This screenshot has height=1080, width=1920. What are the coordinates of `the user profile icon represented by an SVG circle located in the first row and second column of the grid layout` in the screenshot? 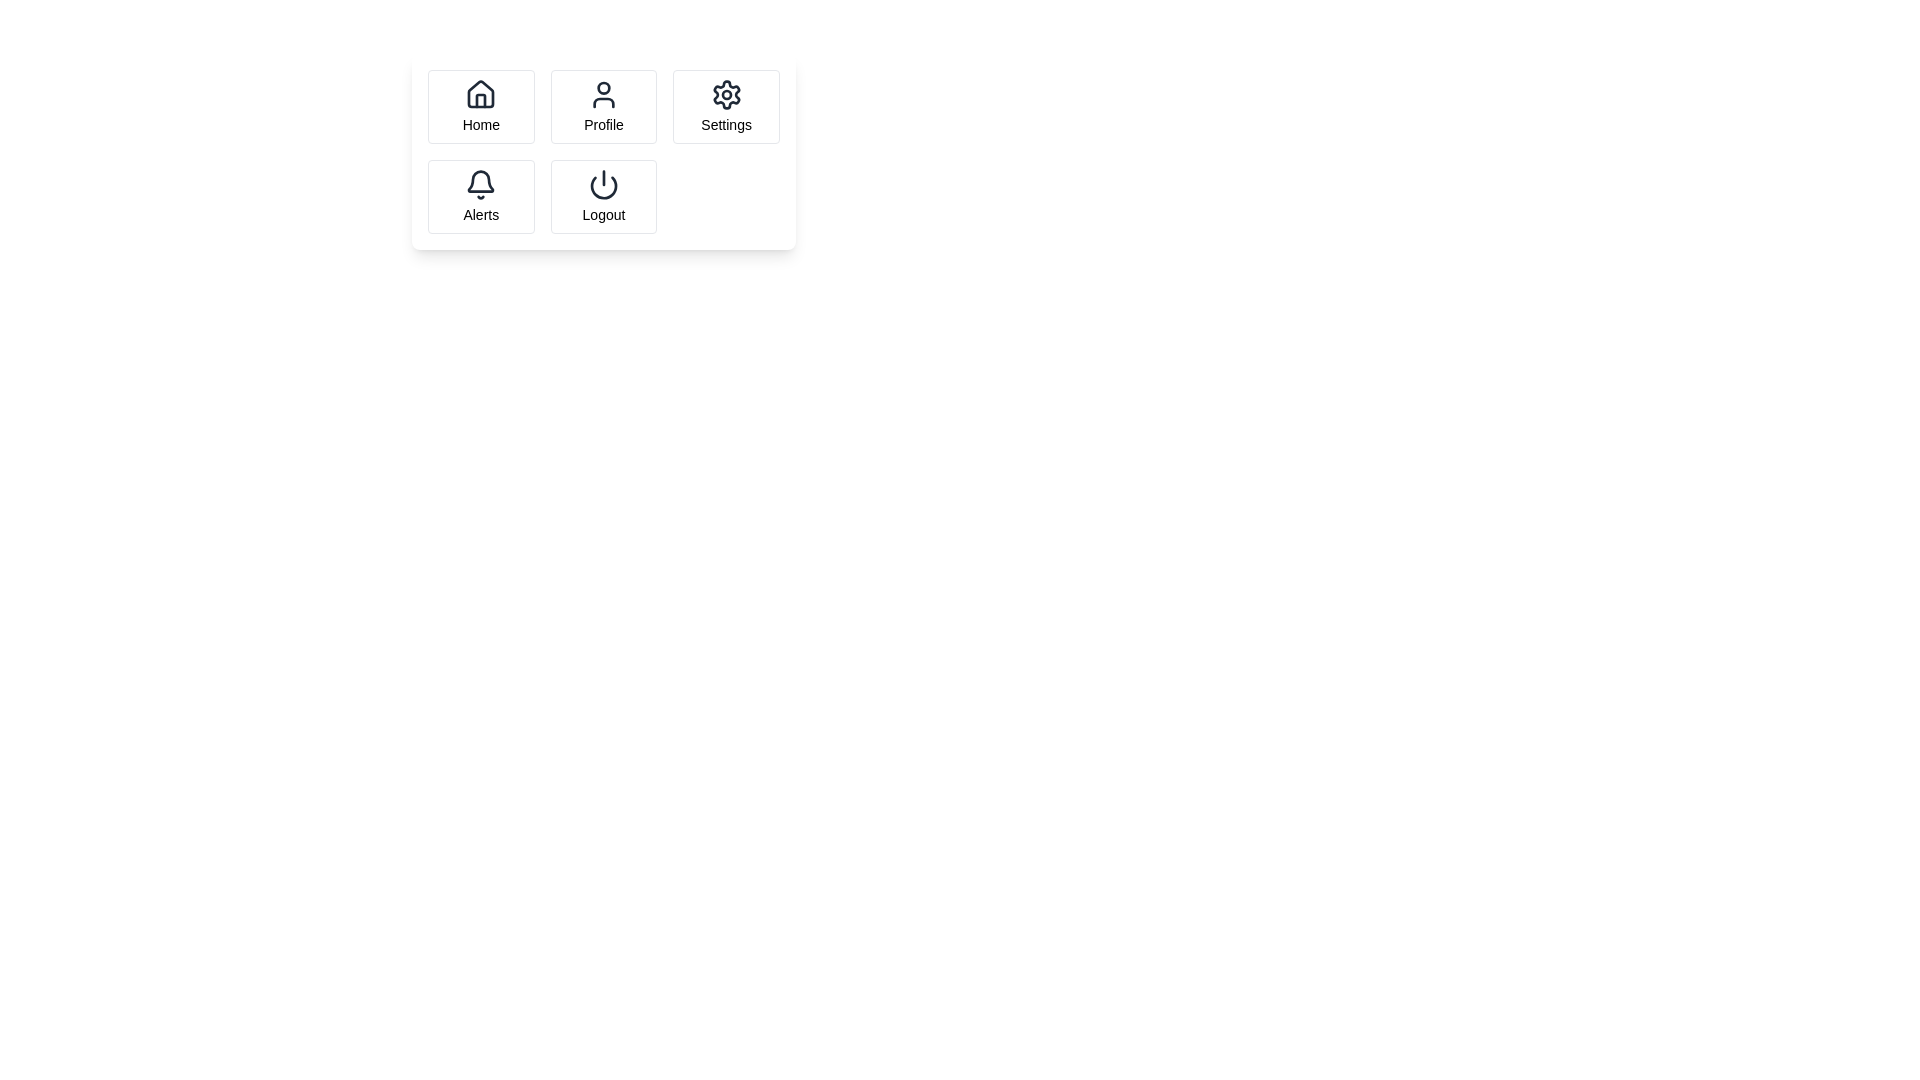 It's located at (603, 87).